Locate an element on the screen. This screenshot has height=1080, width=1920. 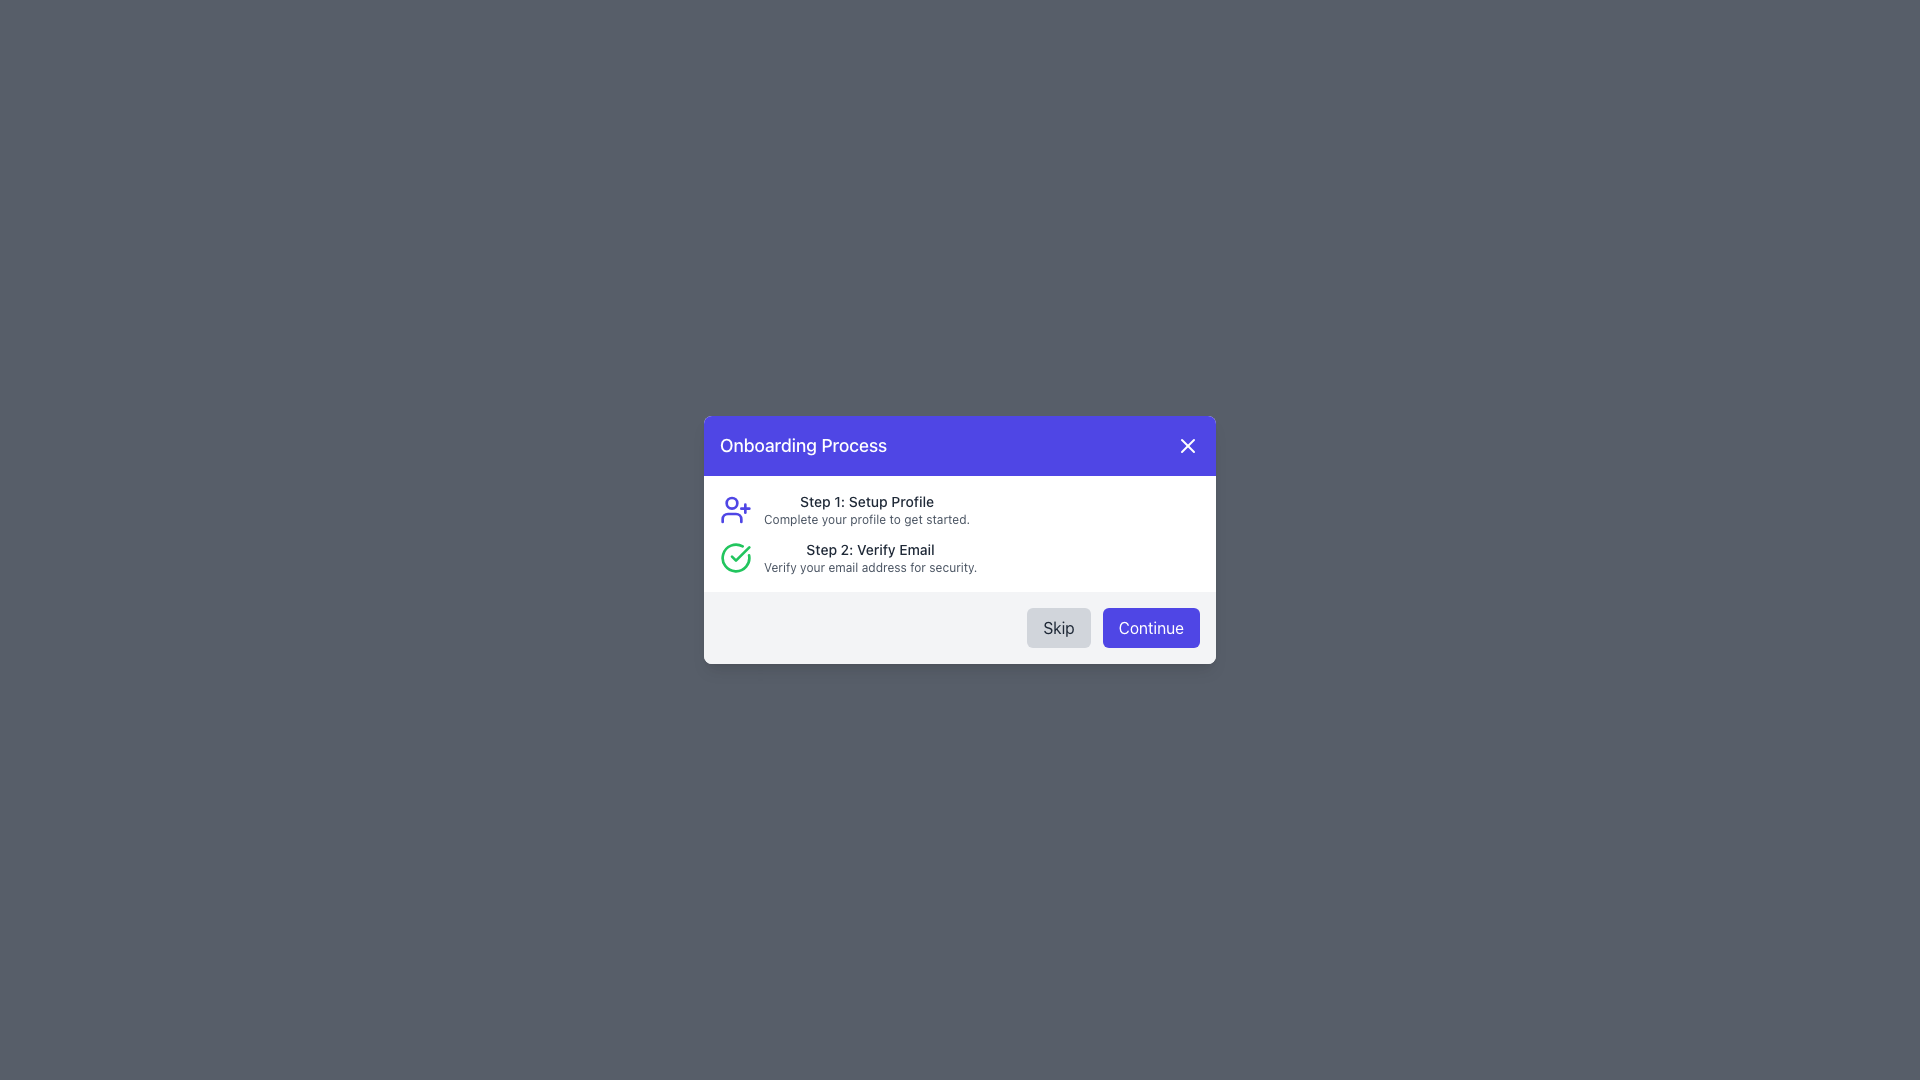
the status representation of the circular icon with a green outline and checkmark located next to the text 'Step 2: Verify Email' in the 'Onboarding Process' dialog box is located at coordinates (734, 558).